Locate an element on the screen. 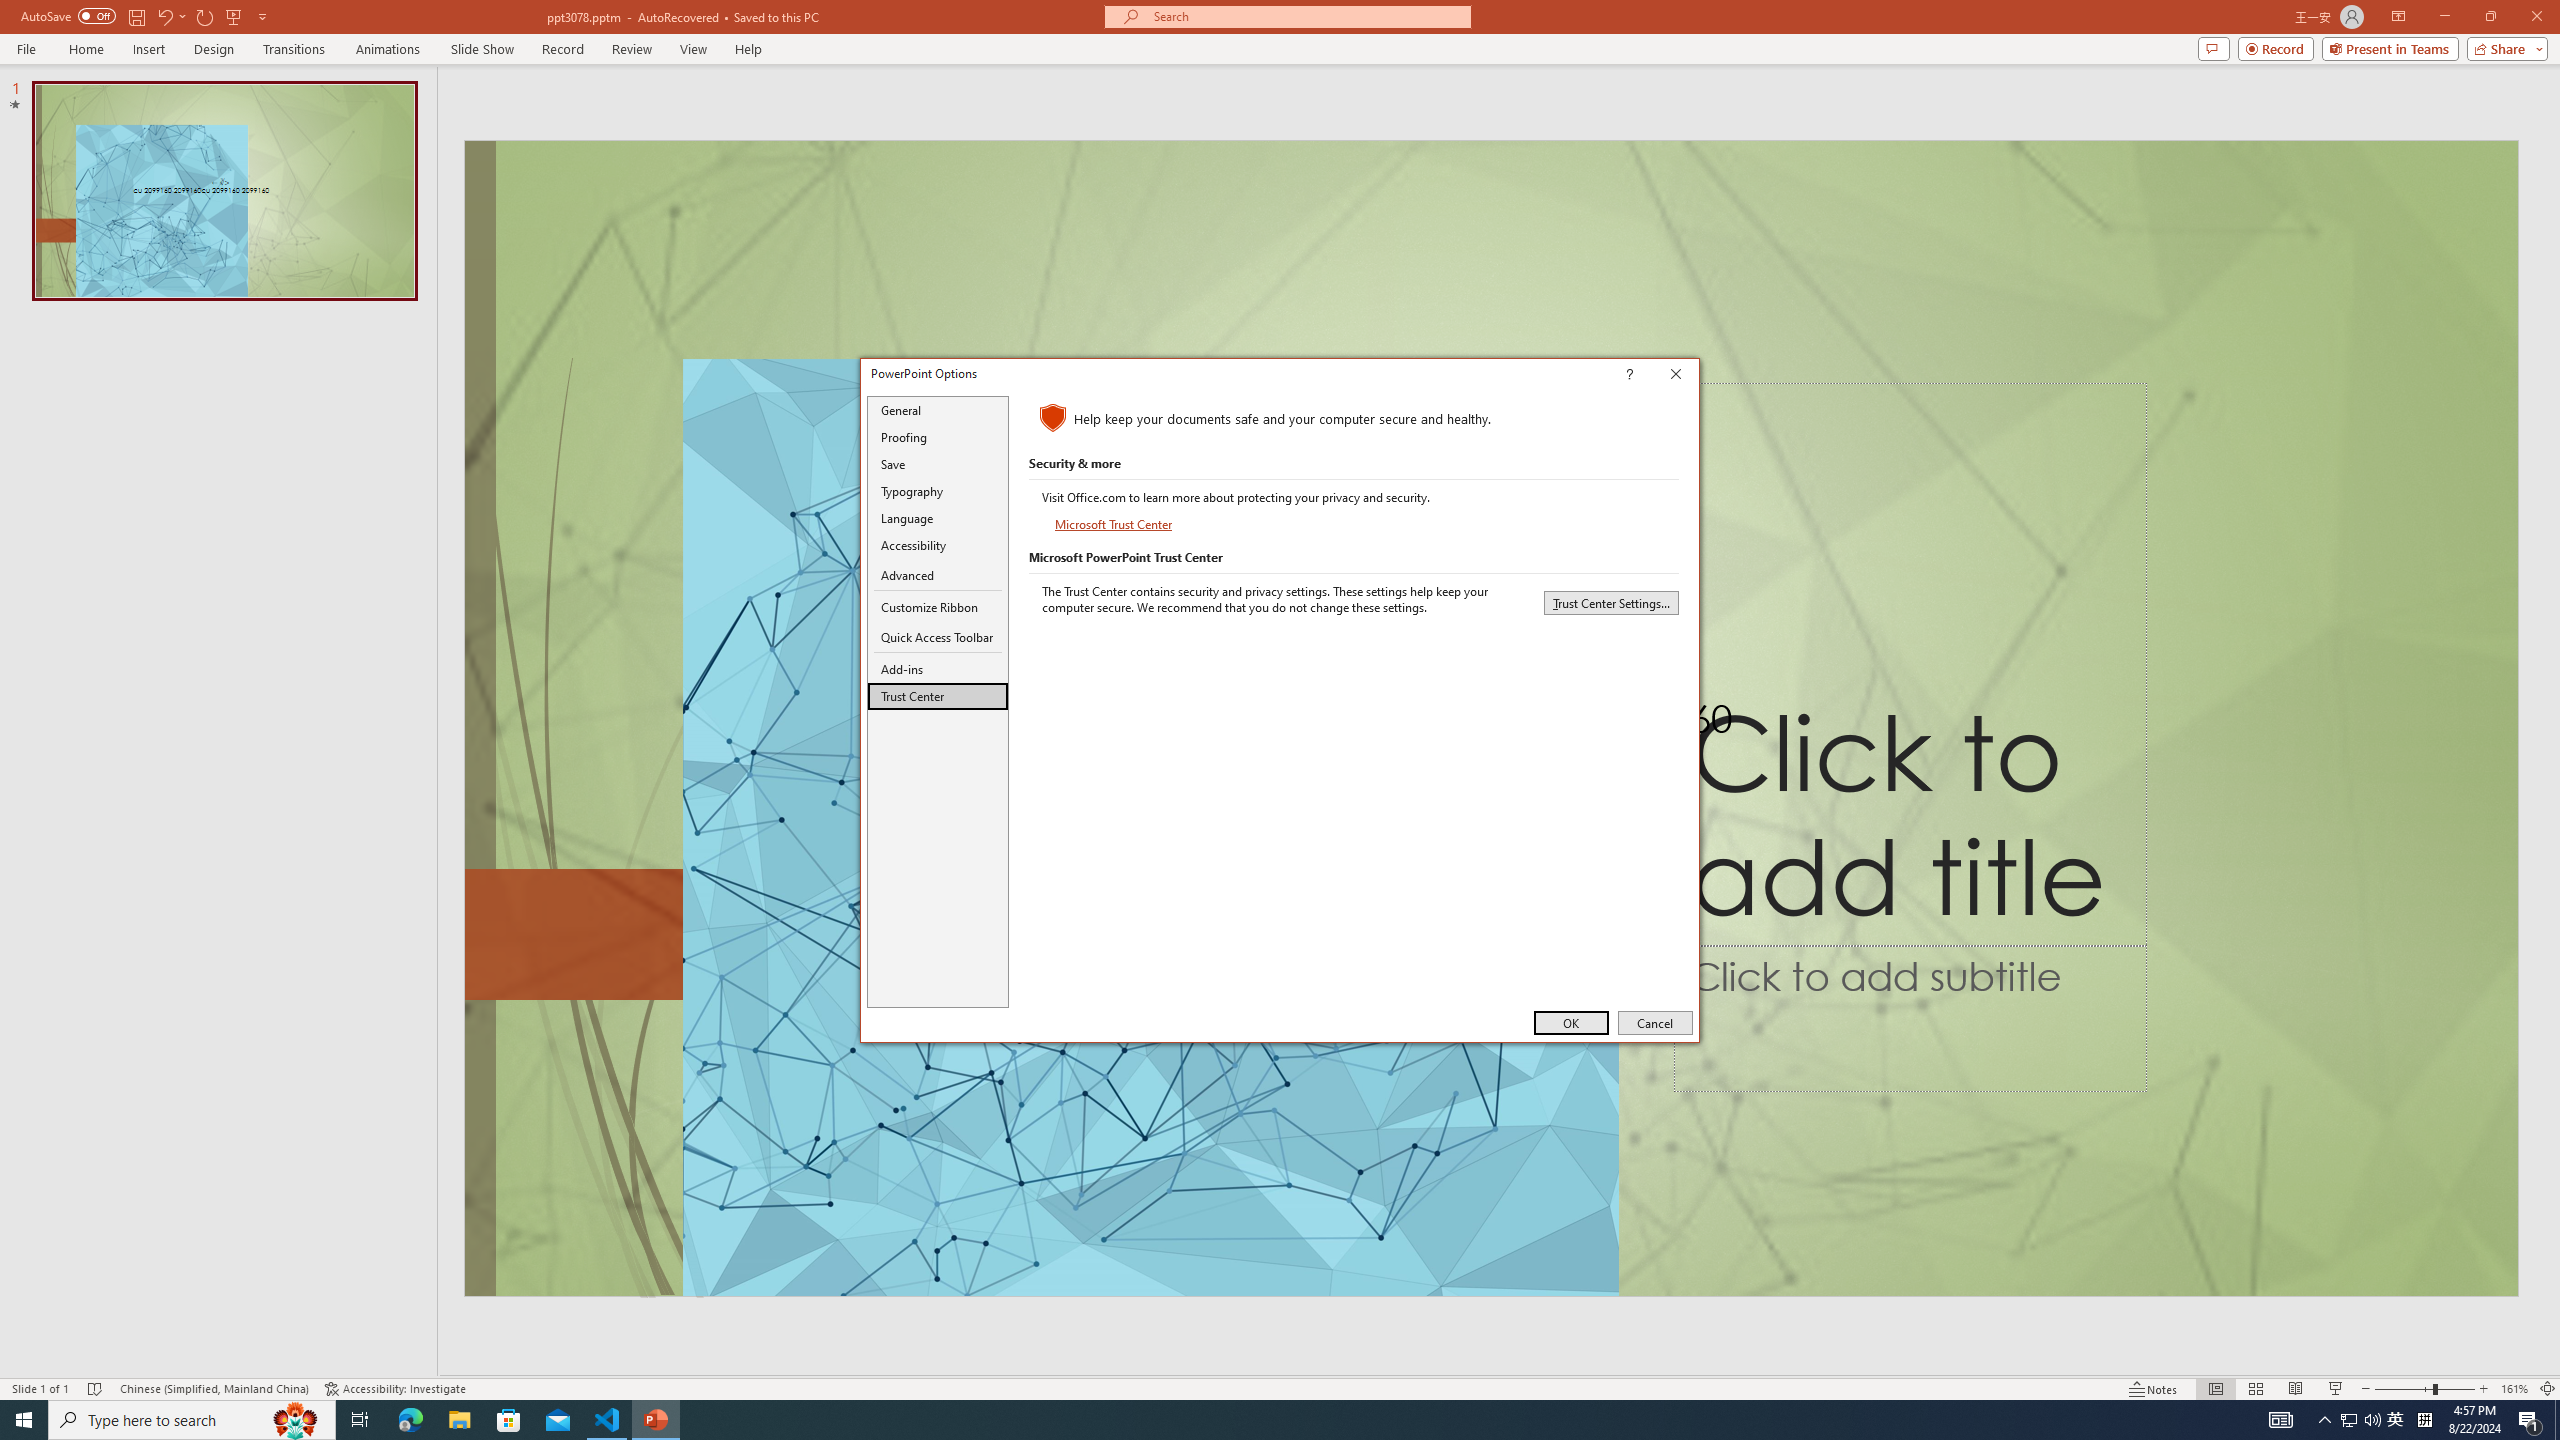 The width and height of the screenshot is (2560, 1440). 'Customize Ribbon' is located at coordinates (937, 605).